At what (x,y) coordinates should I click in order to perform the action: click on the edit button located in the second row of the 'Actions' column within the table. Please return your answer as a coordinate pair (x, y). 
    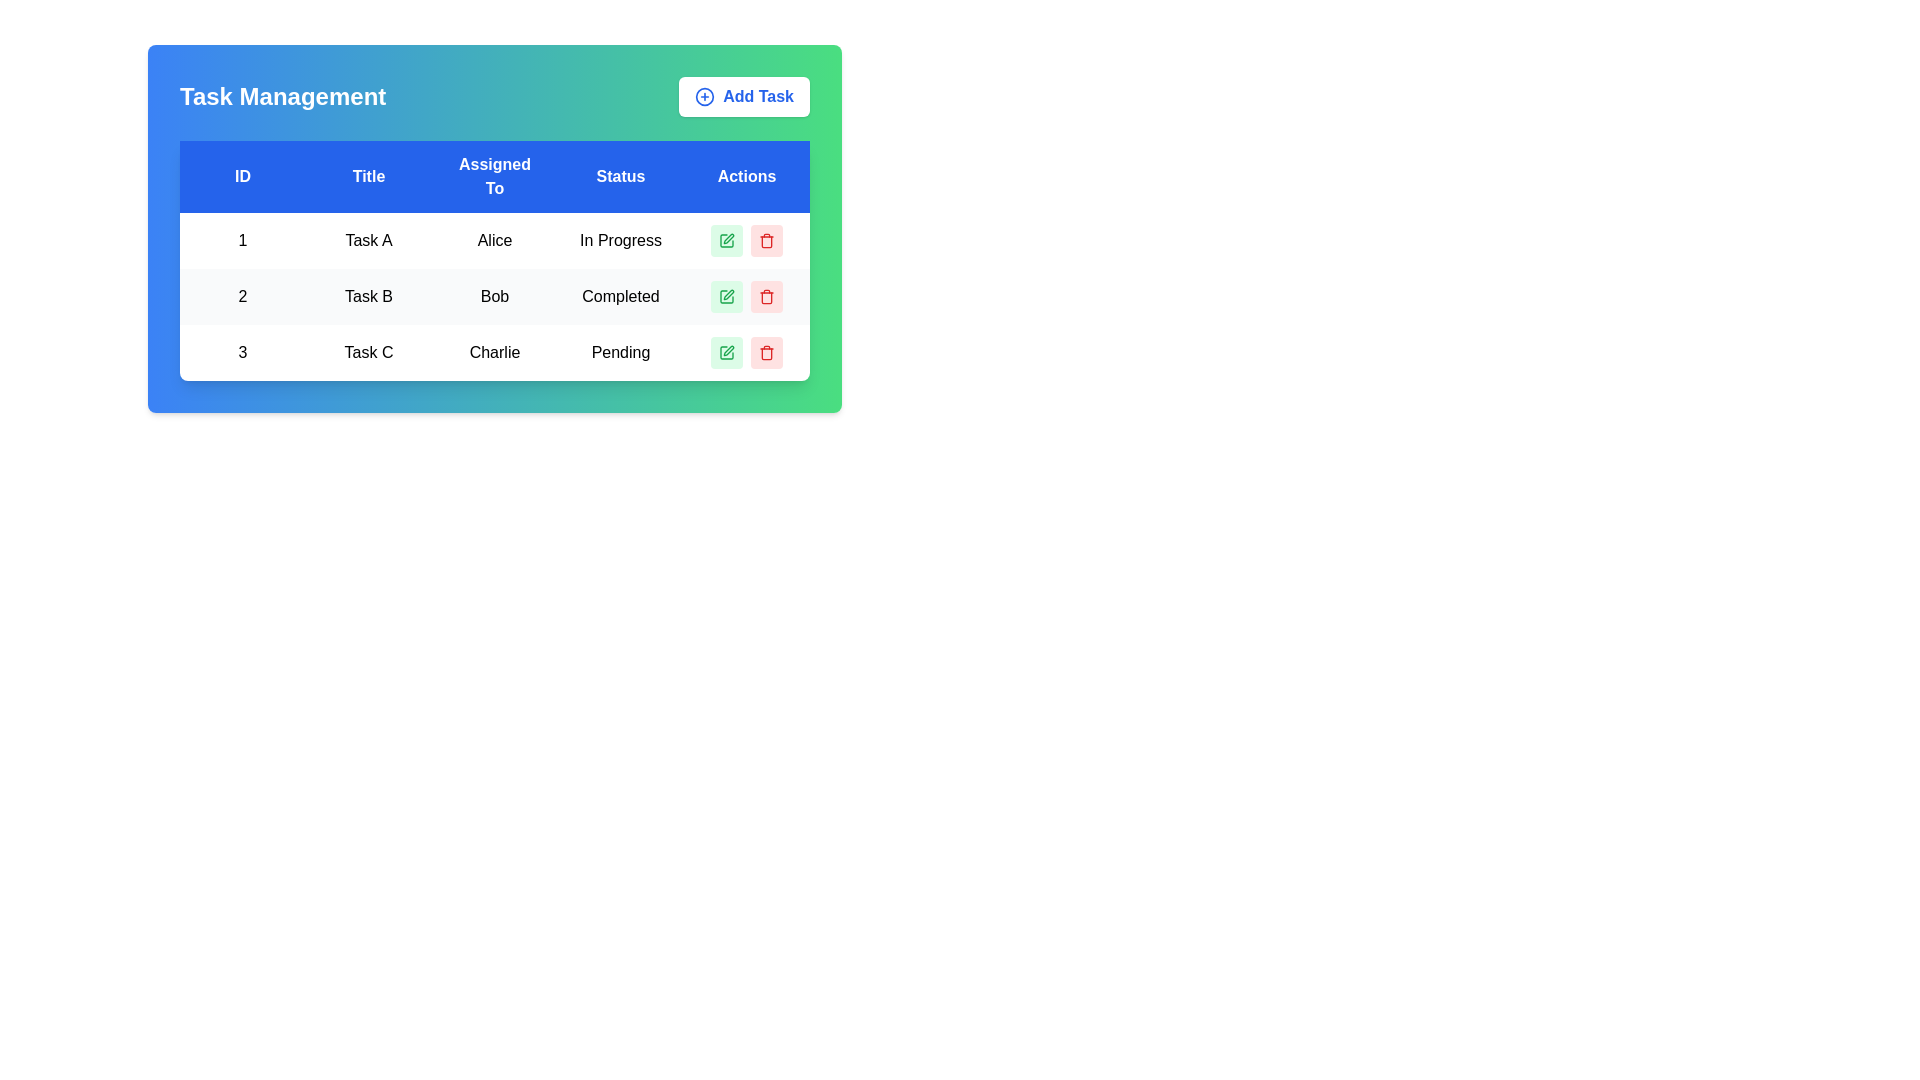
    Looking at the image, I should click on (725, 297).